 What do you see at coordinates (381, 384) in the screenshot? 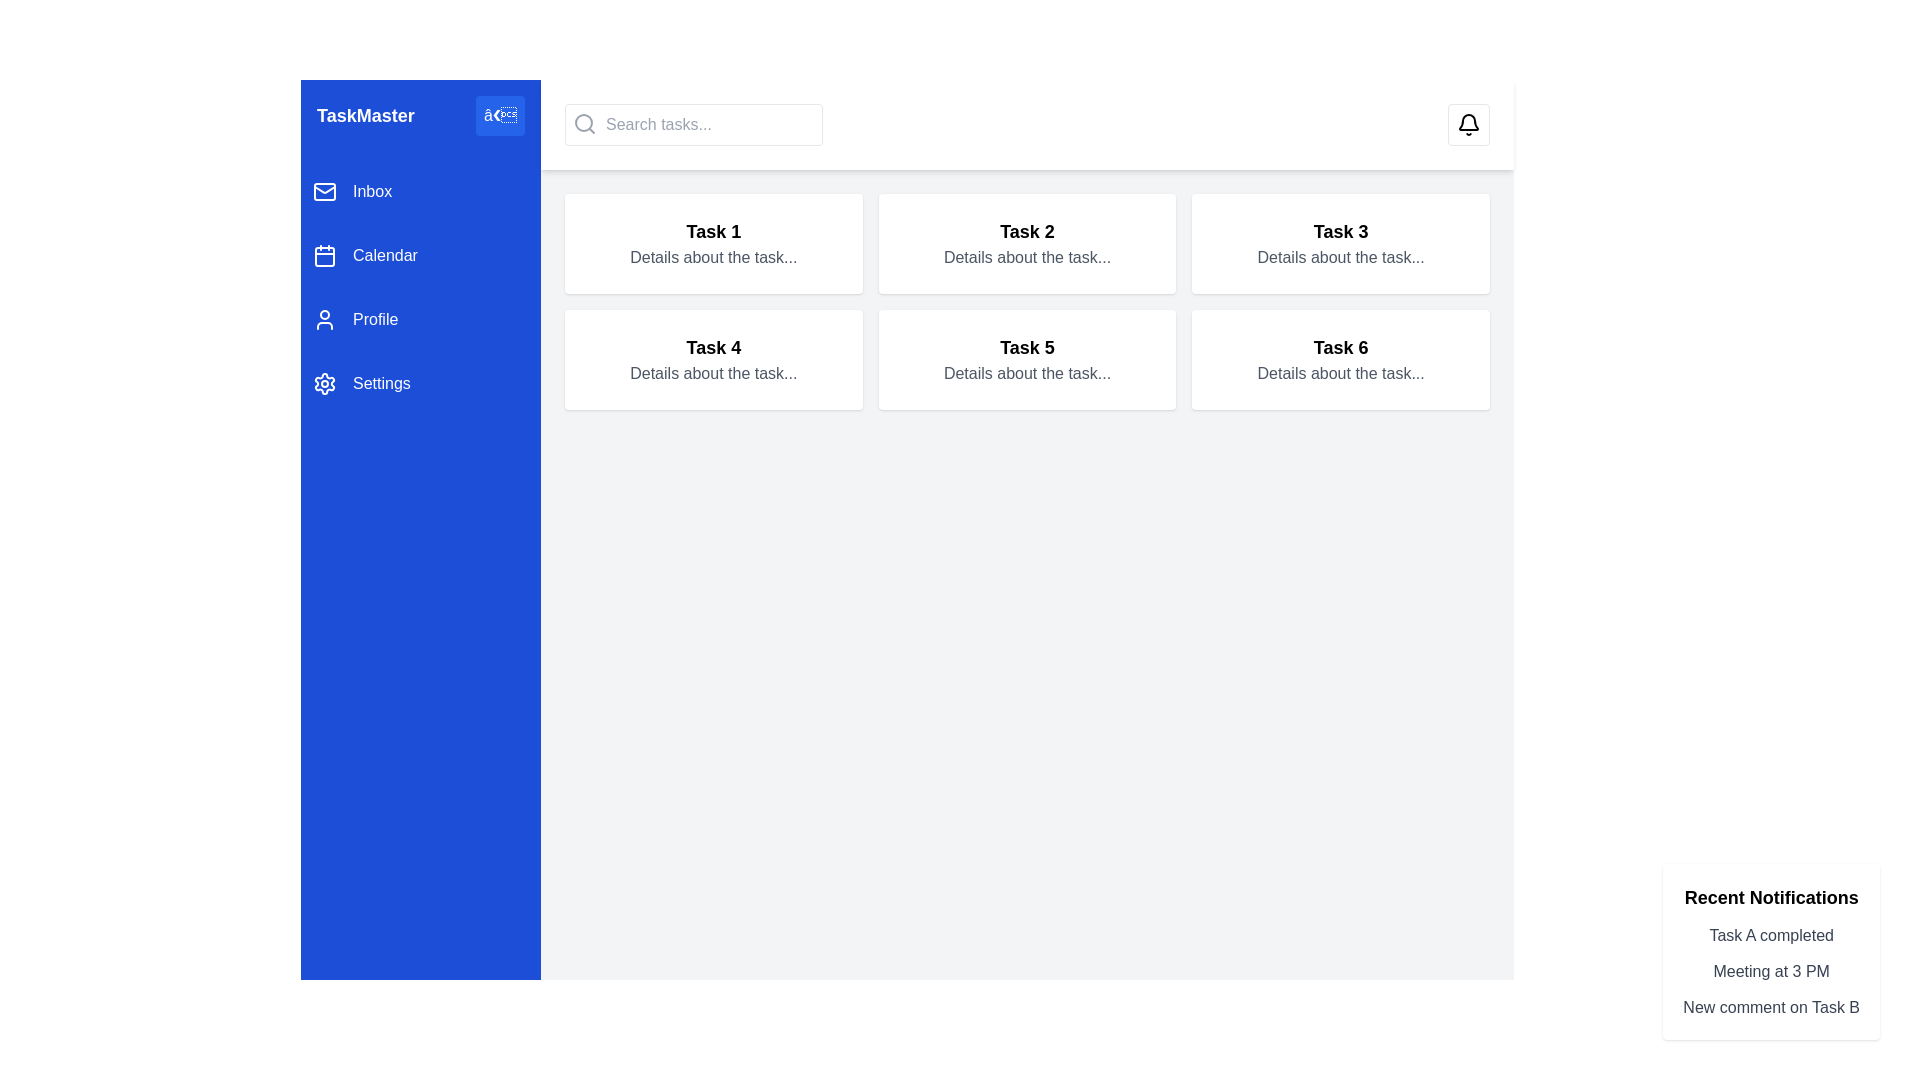
I see `the 'Settings' label in the sidebar menu` at bounding box center [381, 384].